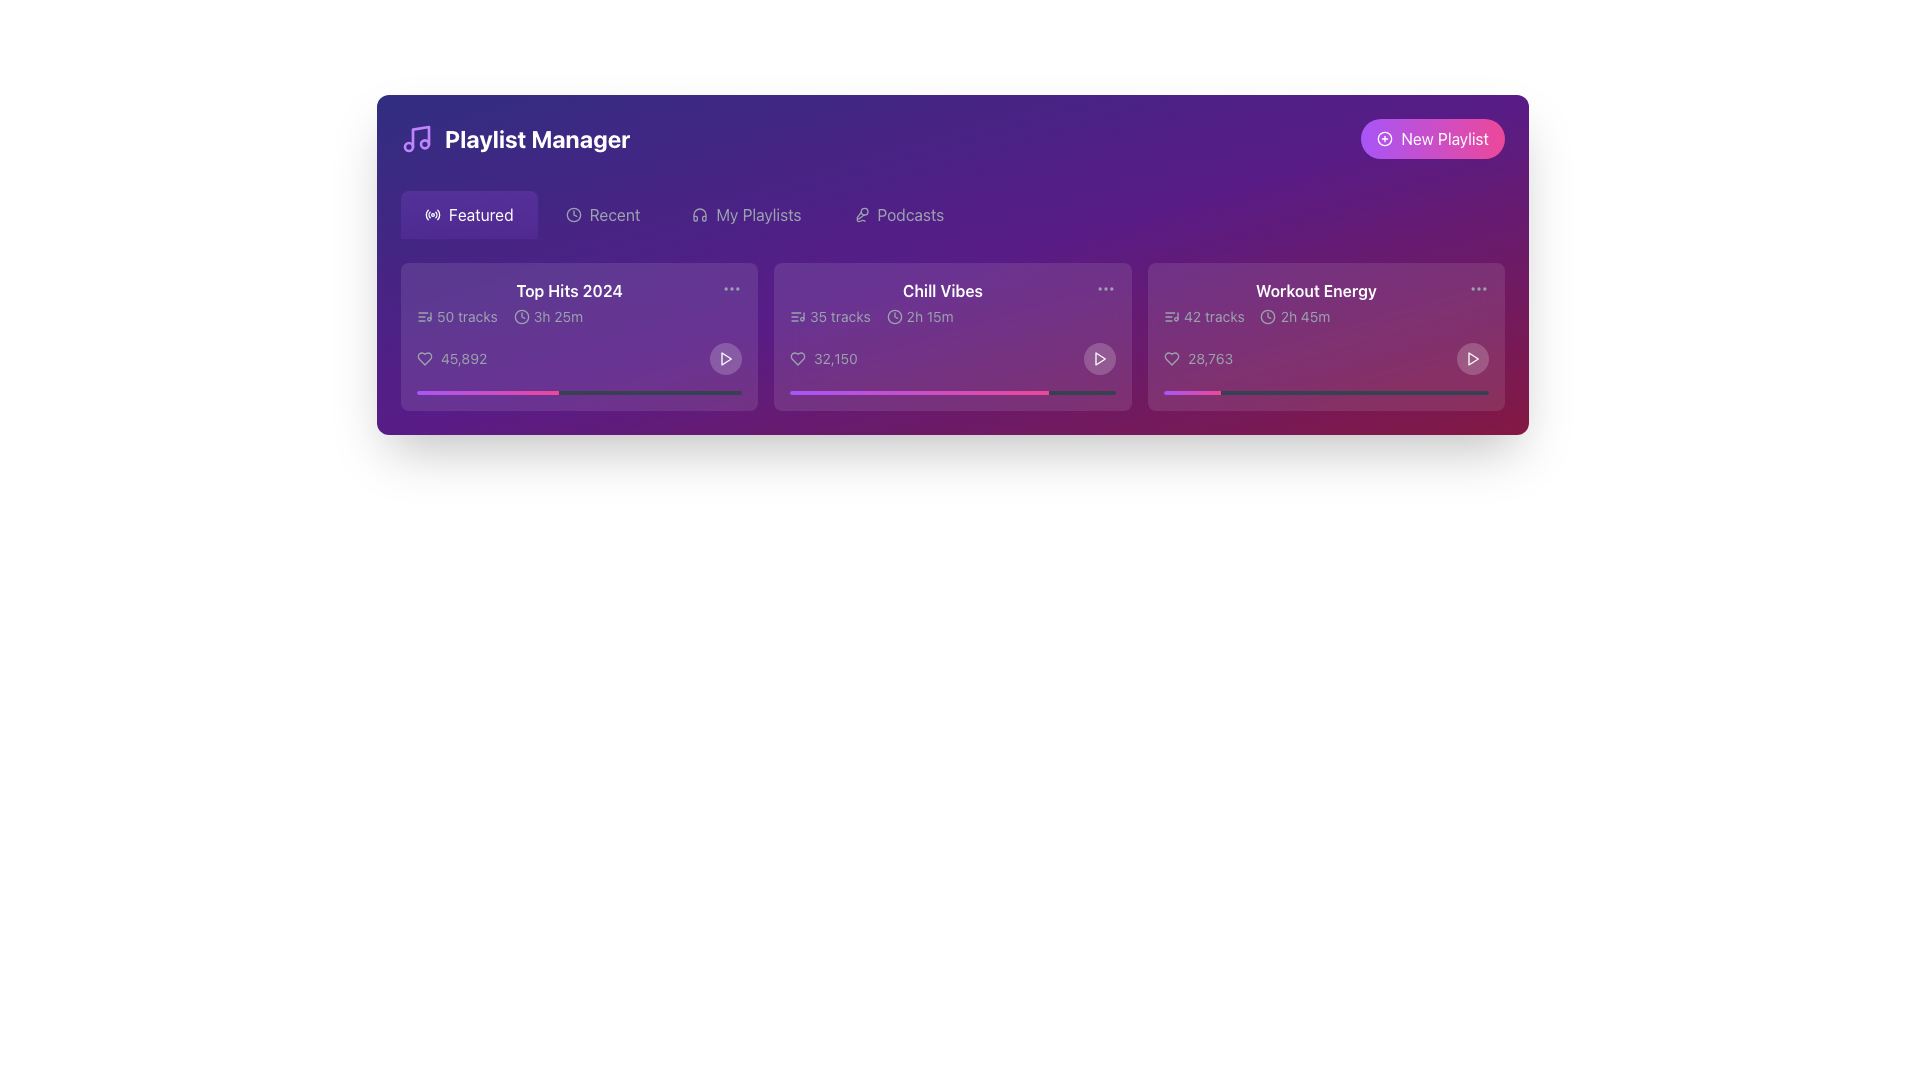 Image resolution: width=1920 pixels, height=1080 pixels. I want to click on the 'My Playlists' button in the horizontal menu bar, so click(745, 215).